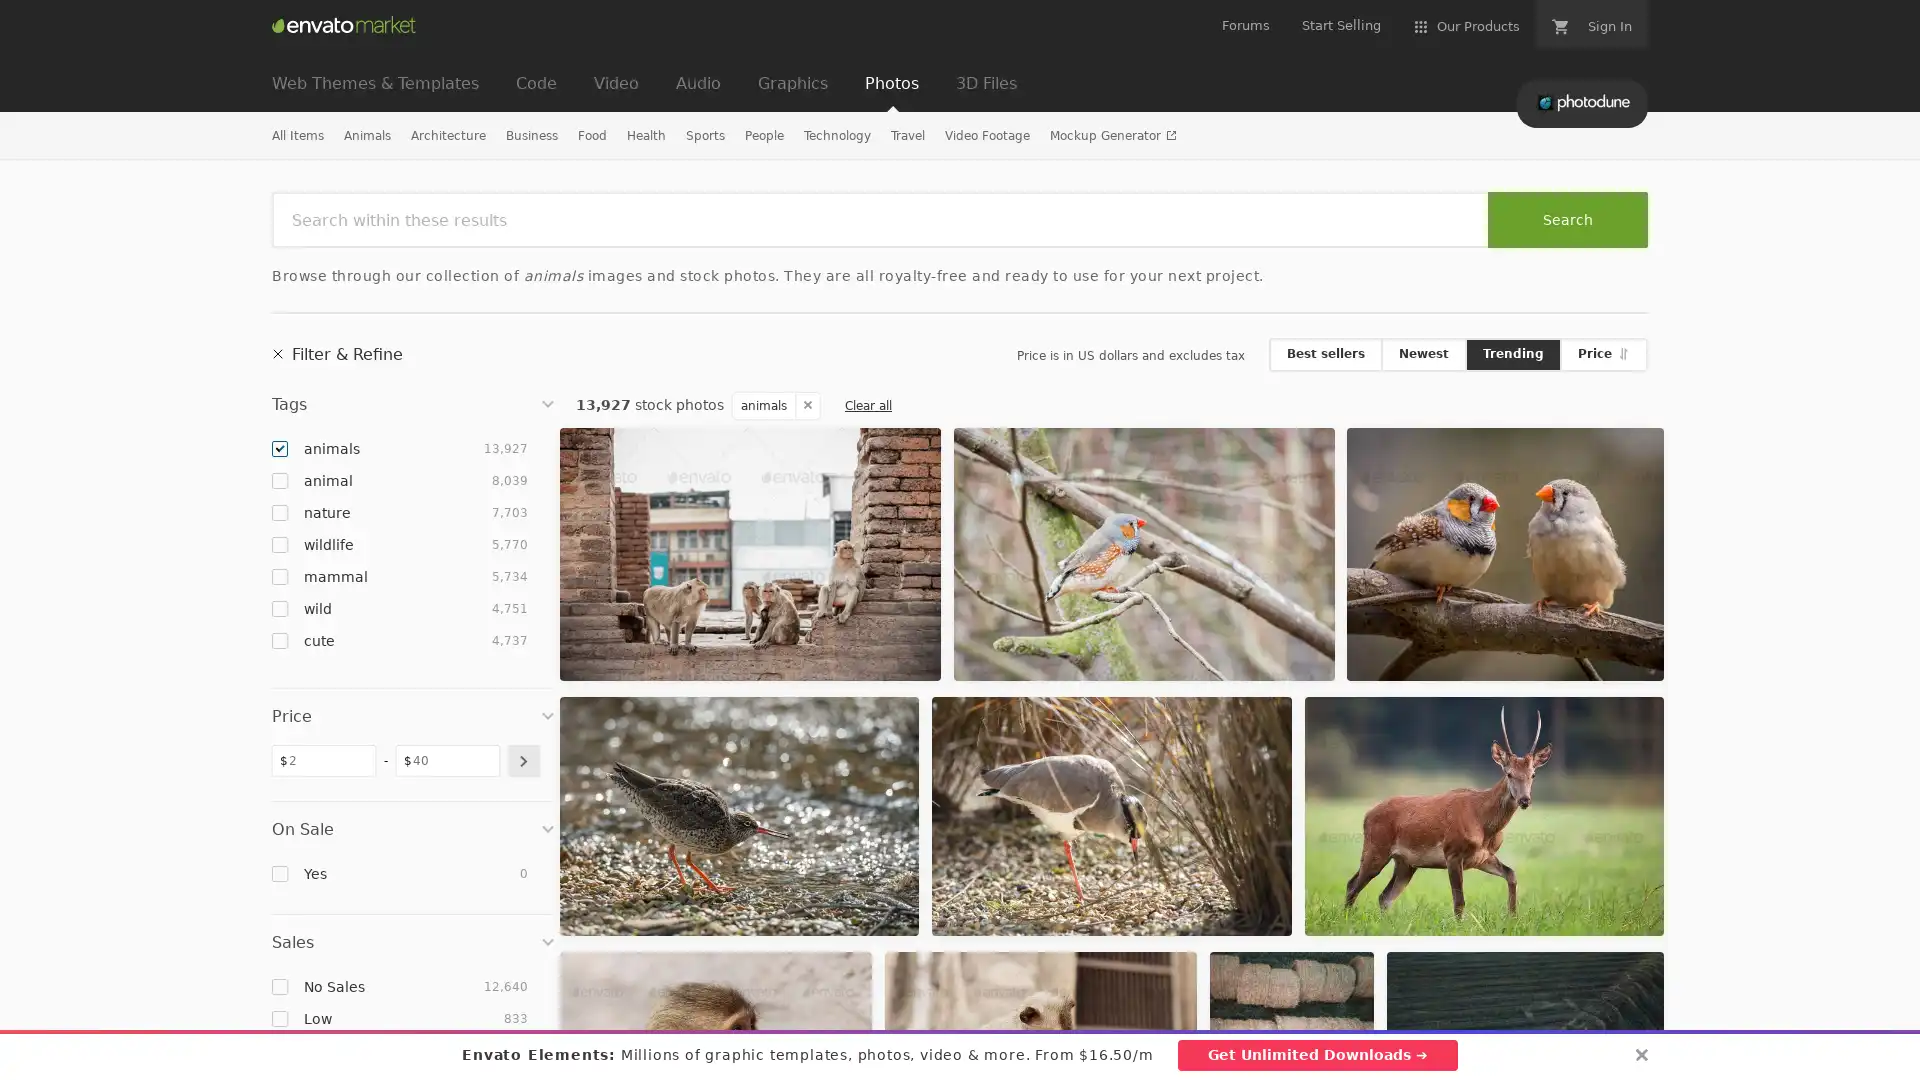  Describe the element at coordinates (523, 759) in the screenshot. I see `submit` at that location.